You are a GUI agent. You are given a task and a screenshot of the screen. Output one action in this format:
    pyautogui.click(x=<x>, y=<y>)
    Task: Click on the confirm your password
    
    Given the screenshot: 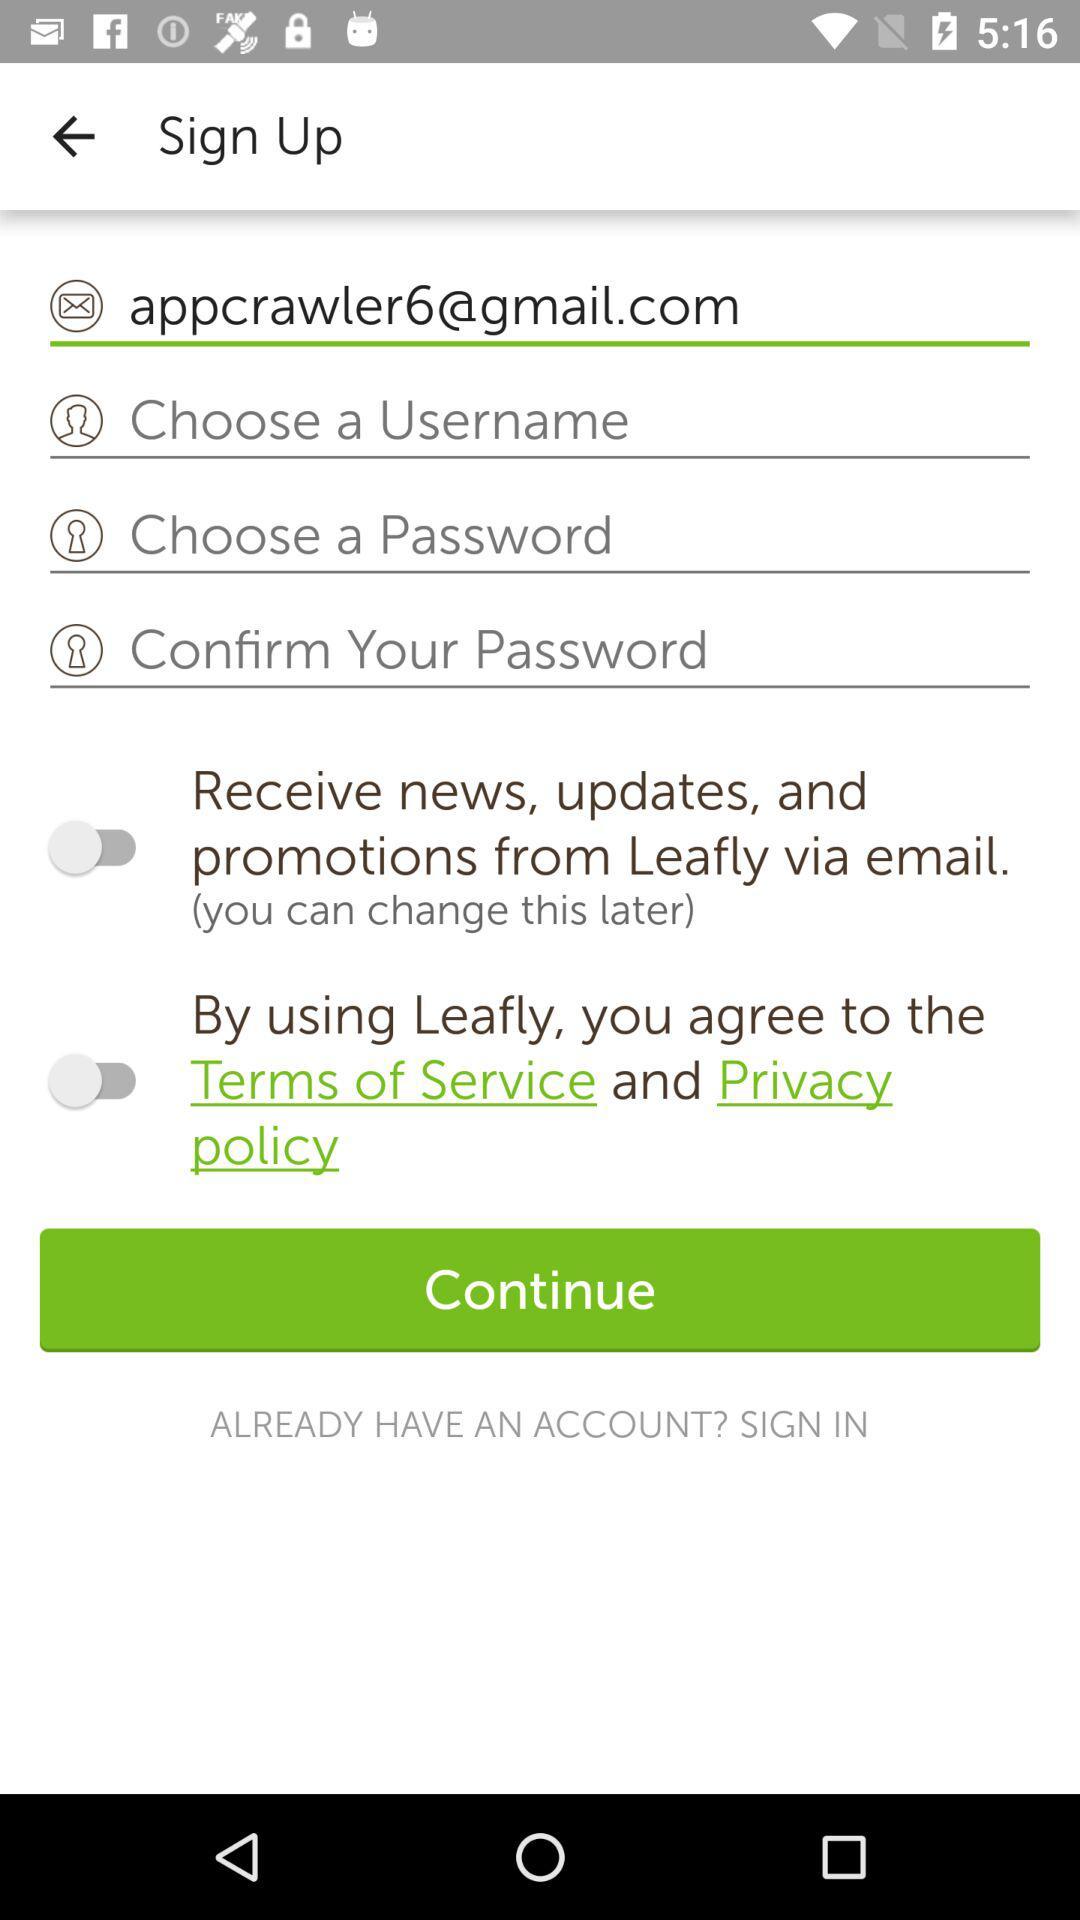 What is the action you would take?
    pyautogui.click(x=540, y=651)
    